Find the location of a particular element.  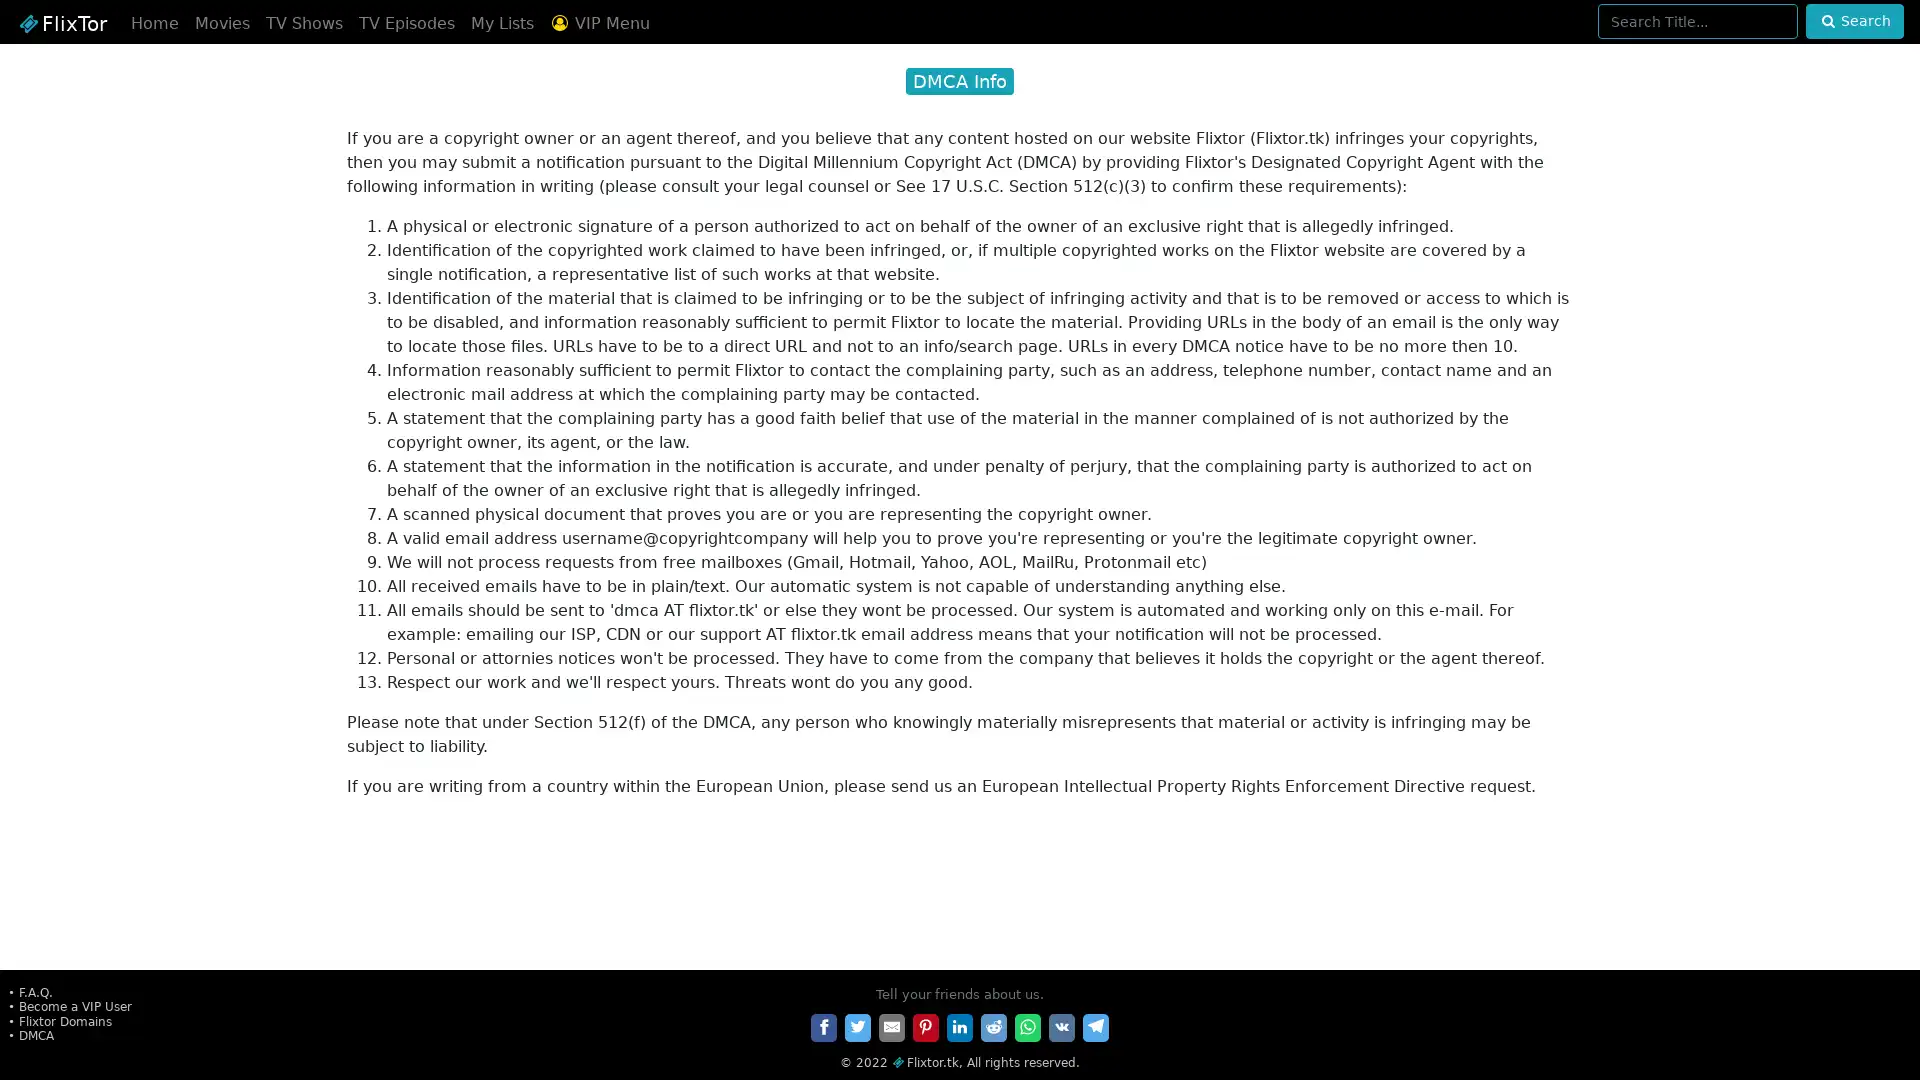

Search is located at coordinates (1853, 21).